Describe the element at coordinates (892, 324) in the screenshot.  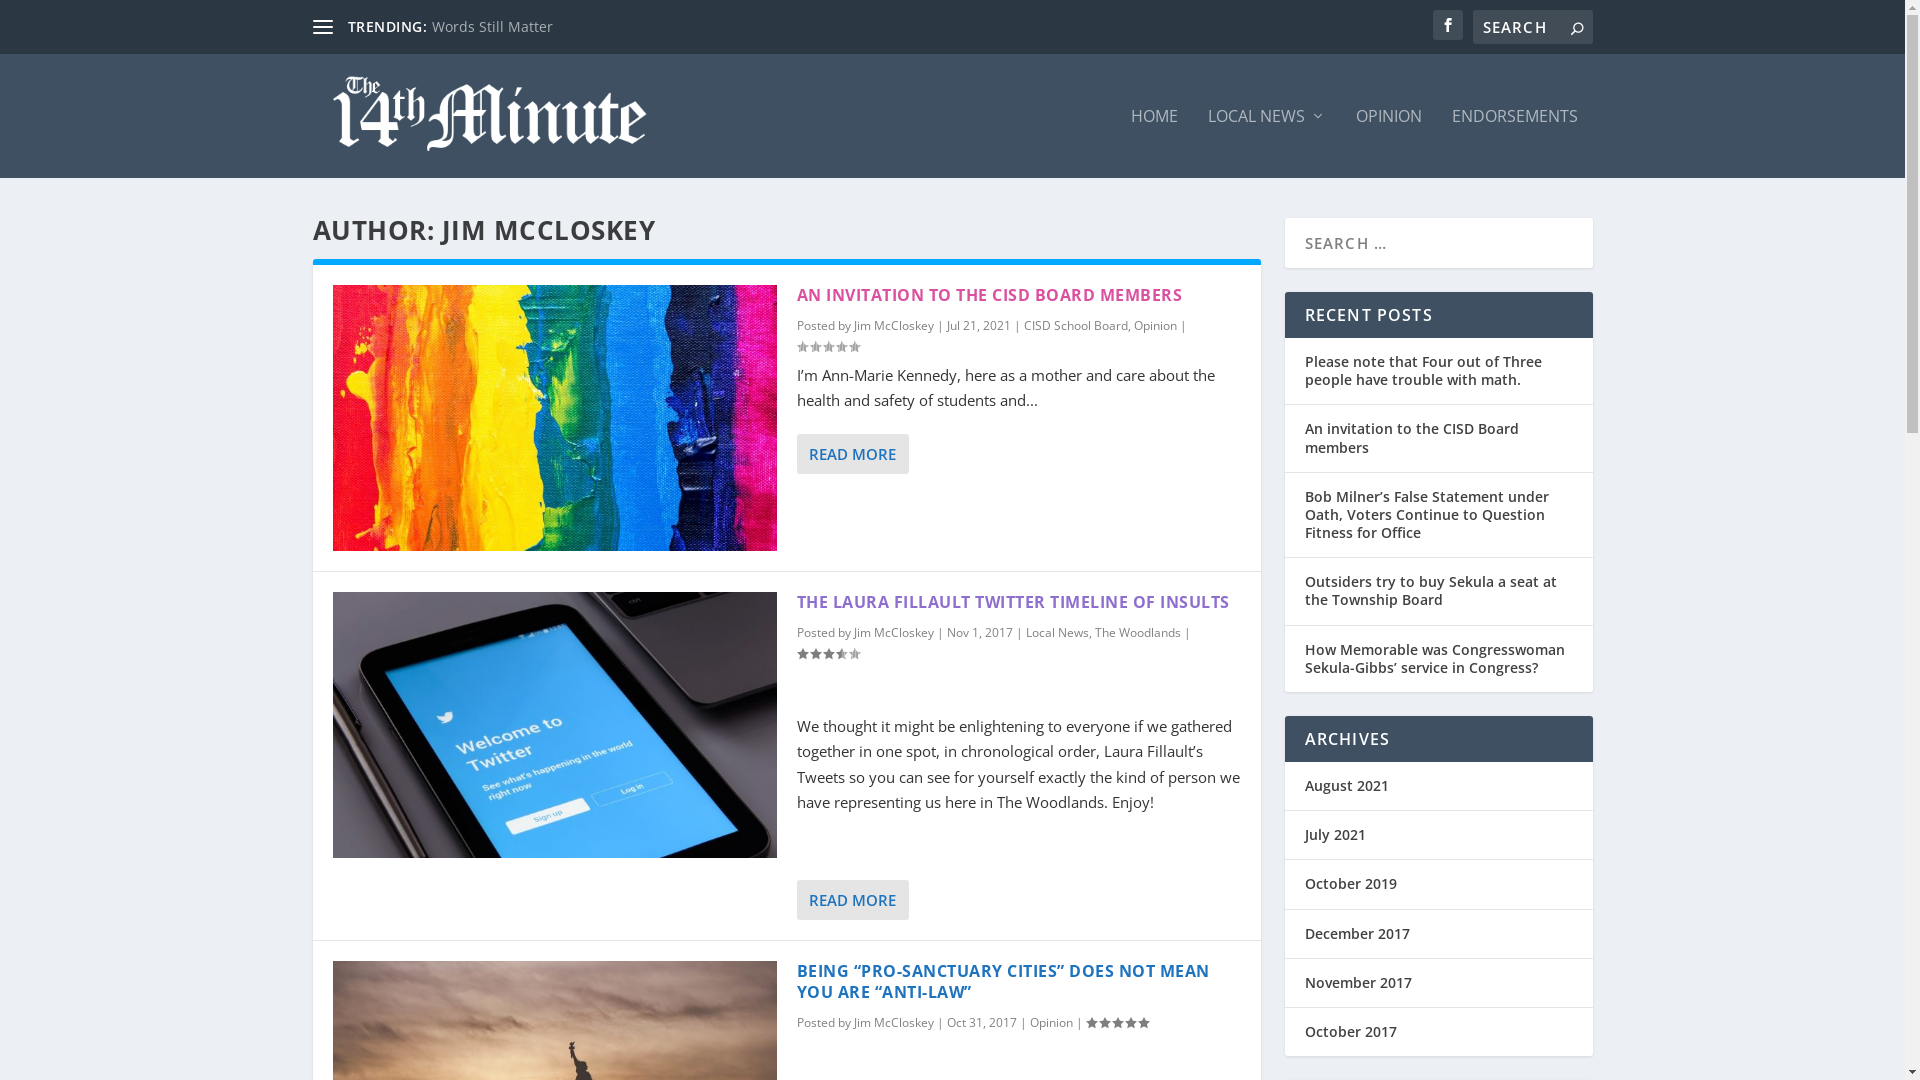
I see `'Jim McCloskey'` at that location.